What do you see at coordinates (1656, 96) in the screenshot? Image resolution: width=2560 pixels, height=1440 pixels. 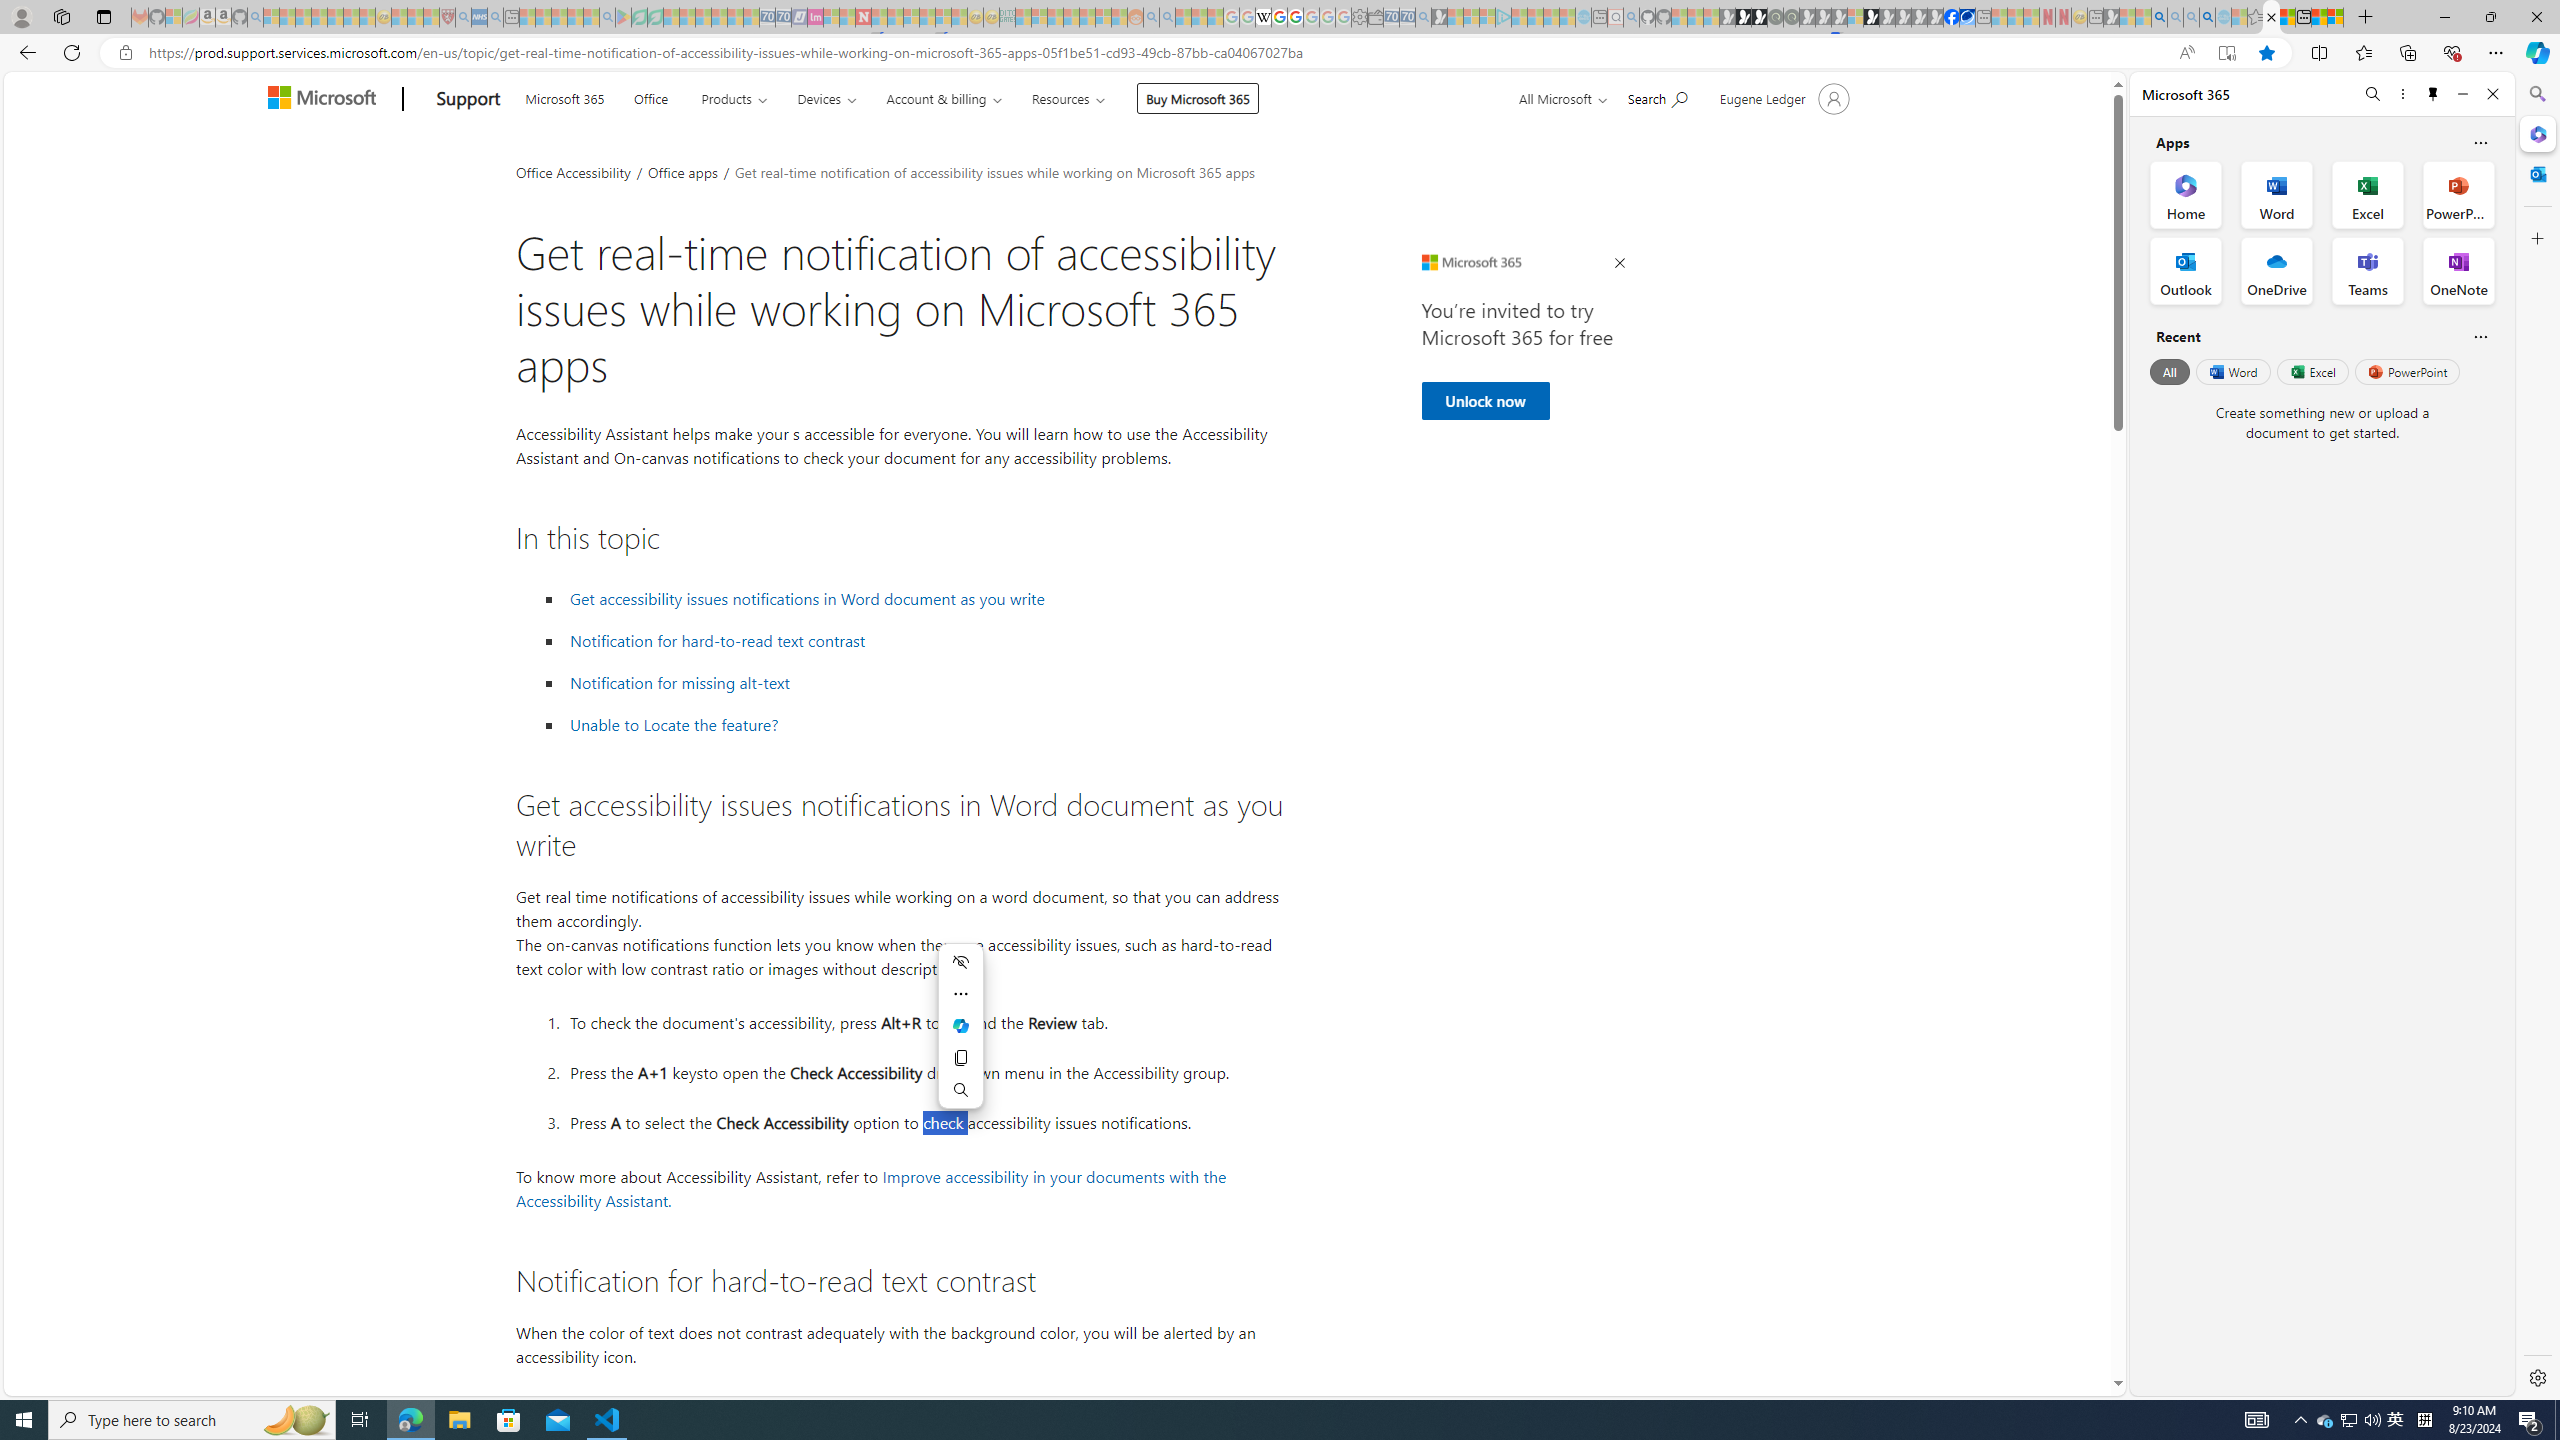 I see `'Search for help'` at bounding box center [1656, 96].